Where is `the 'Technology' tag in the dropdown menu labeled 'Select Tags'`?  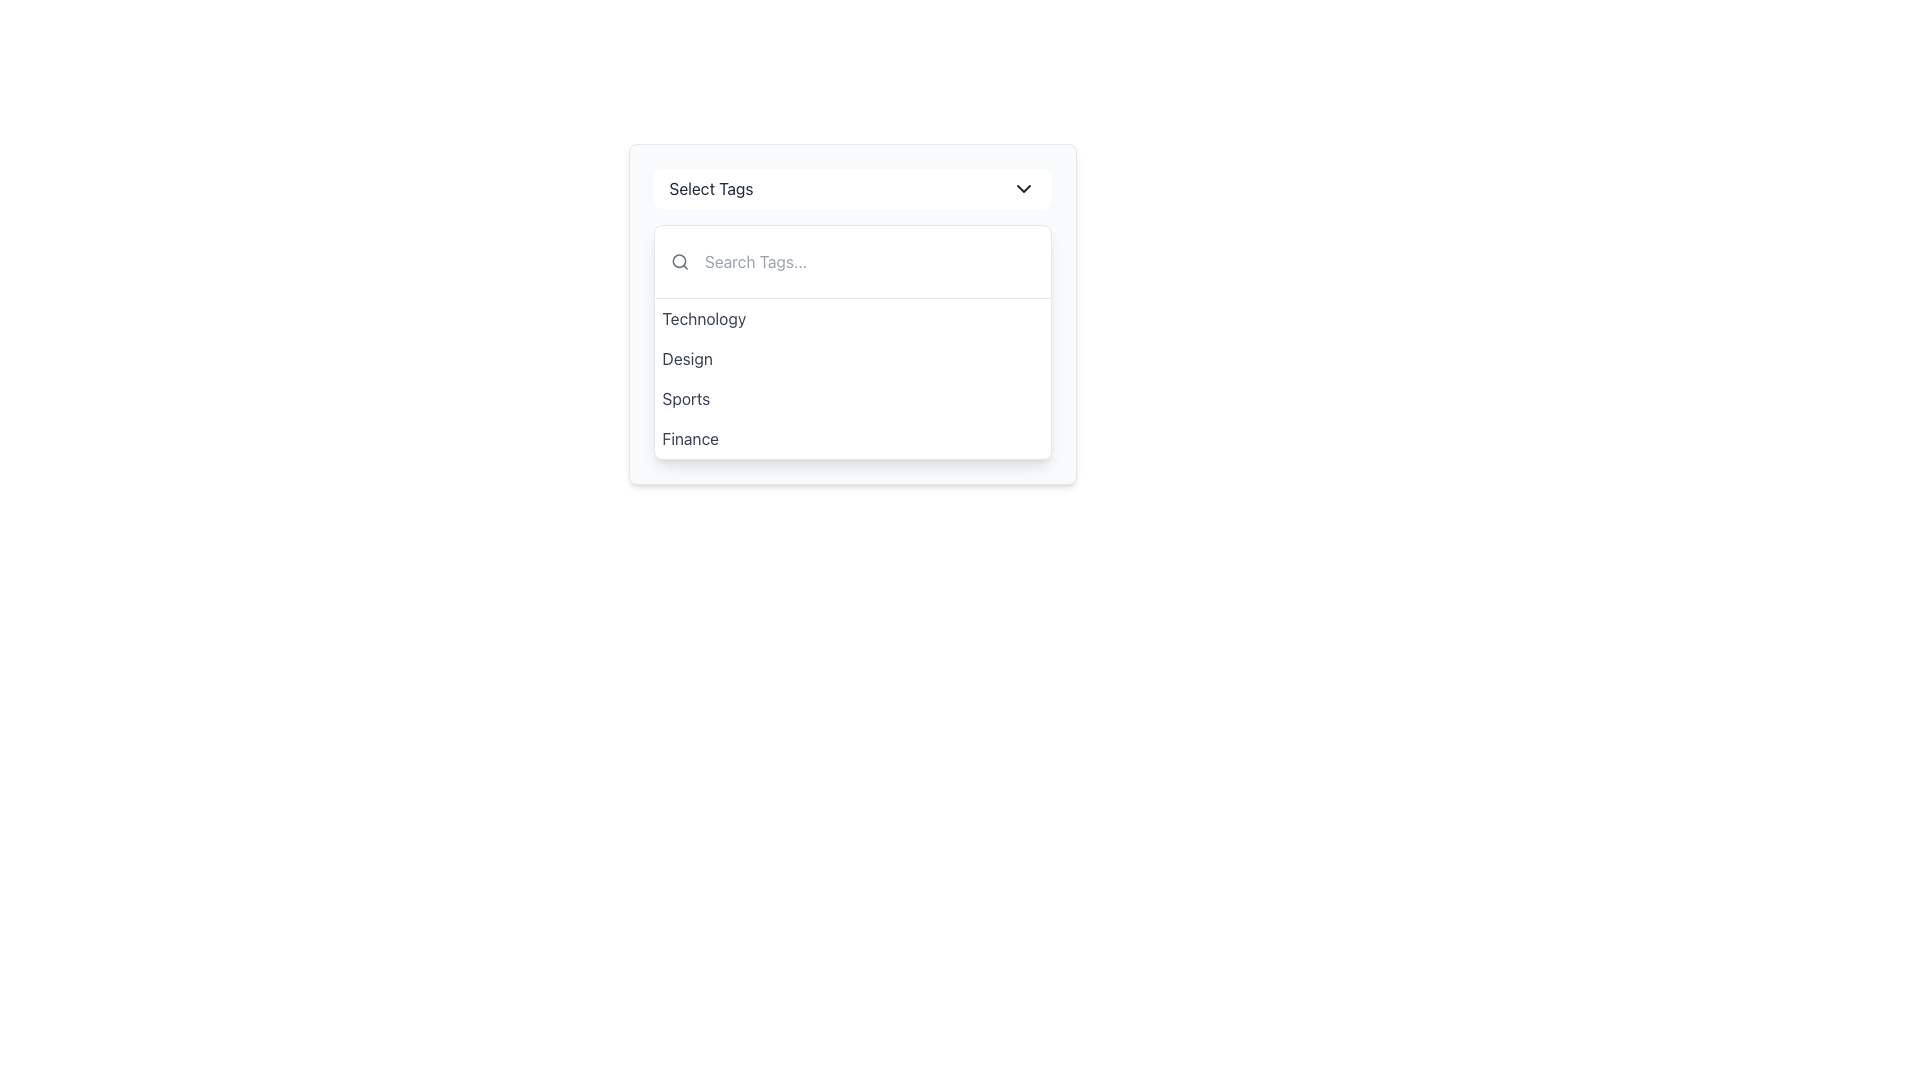 the 'Technology' tag in the dropdown menu labeled 'Select Tags' is located at coordinates (704, 318).